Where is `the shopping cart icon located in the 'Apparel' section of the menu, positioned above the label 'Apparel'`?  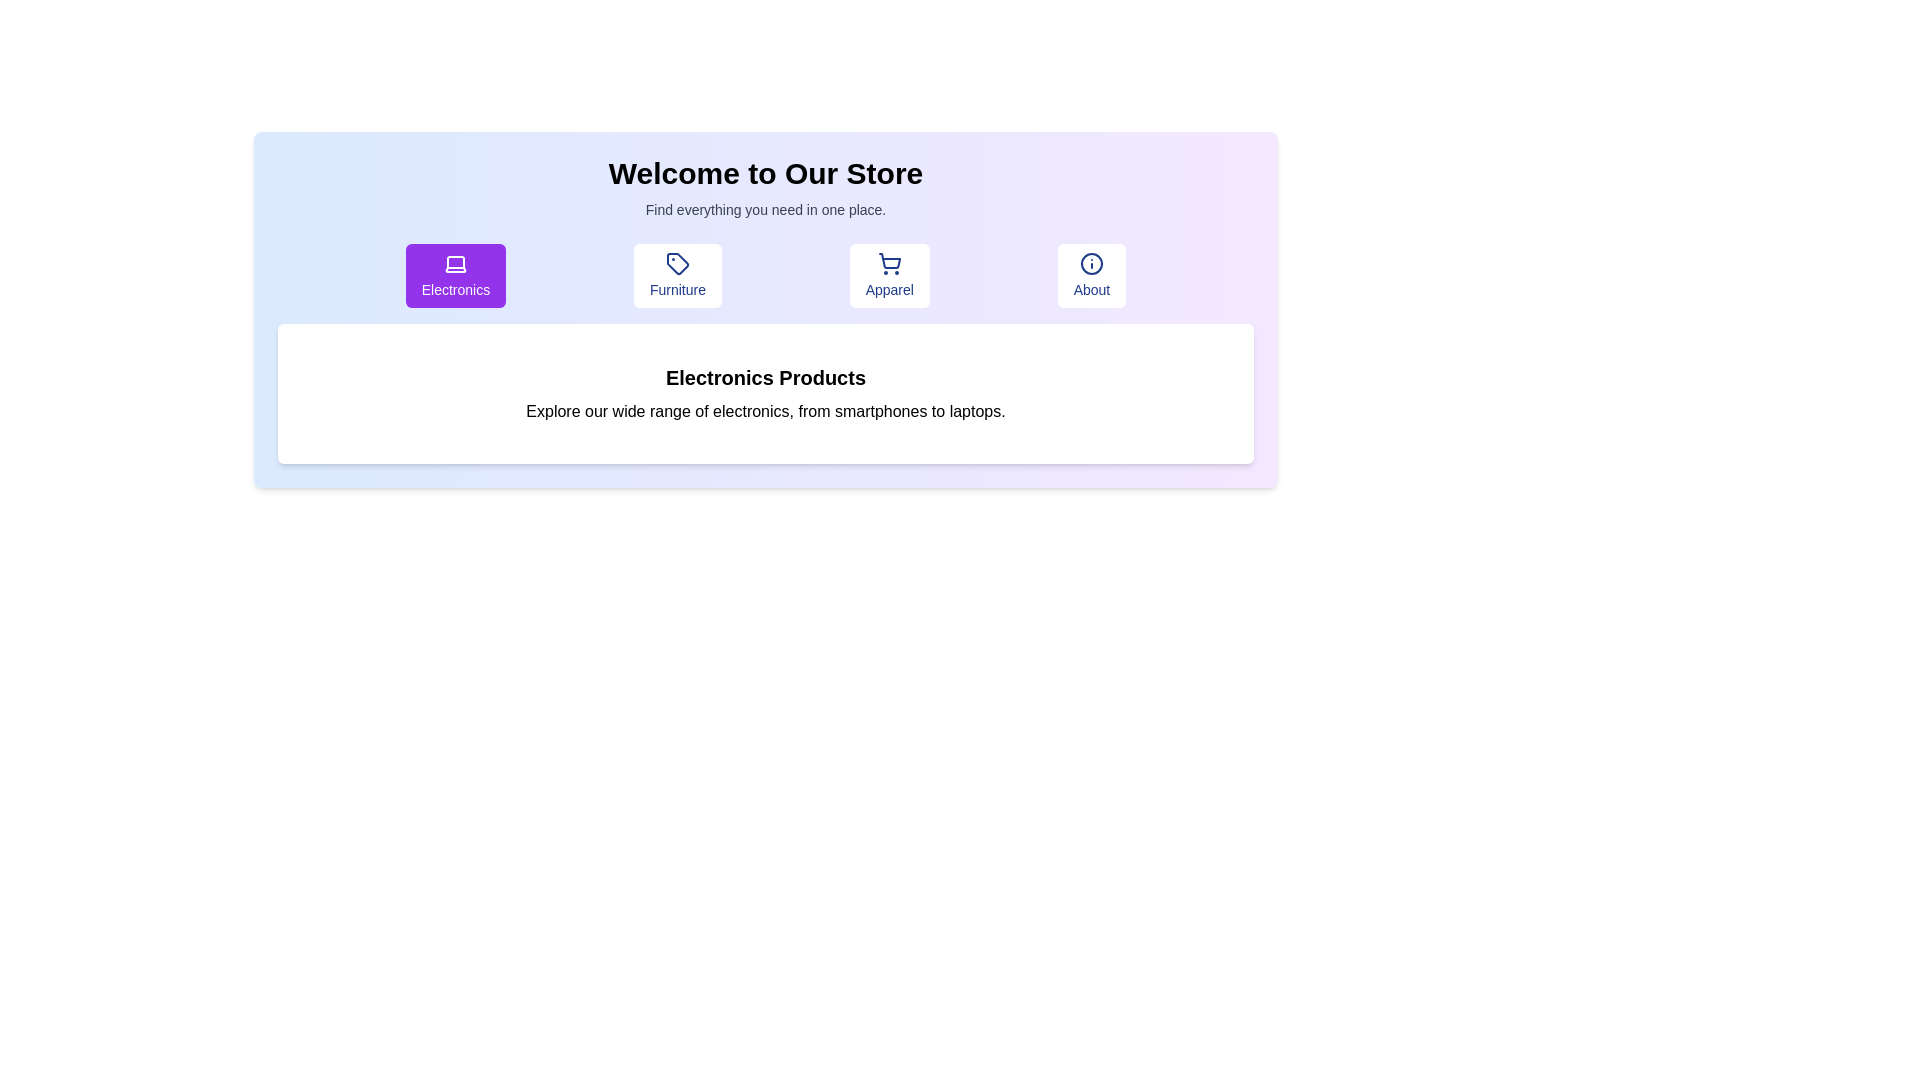
the shopping cart icon located in the 'Apparel' section of the menu, positioned above the label 'Apparel' is located at coordinates (888, 262).